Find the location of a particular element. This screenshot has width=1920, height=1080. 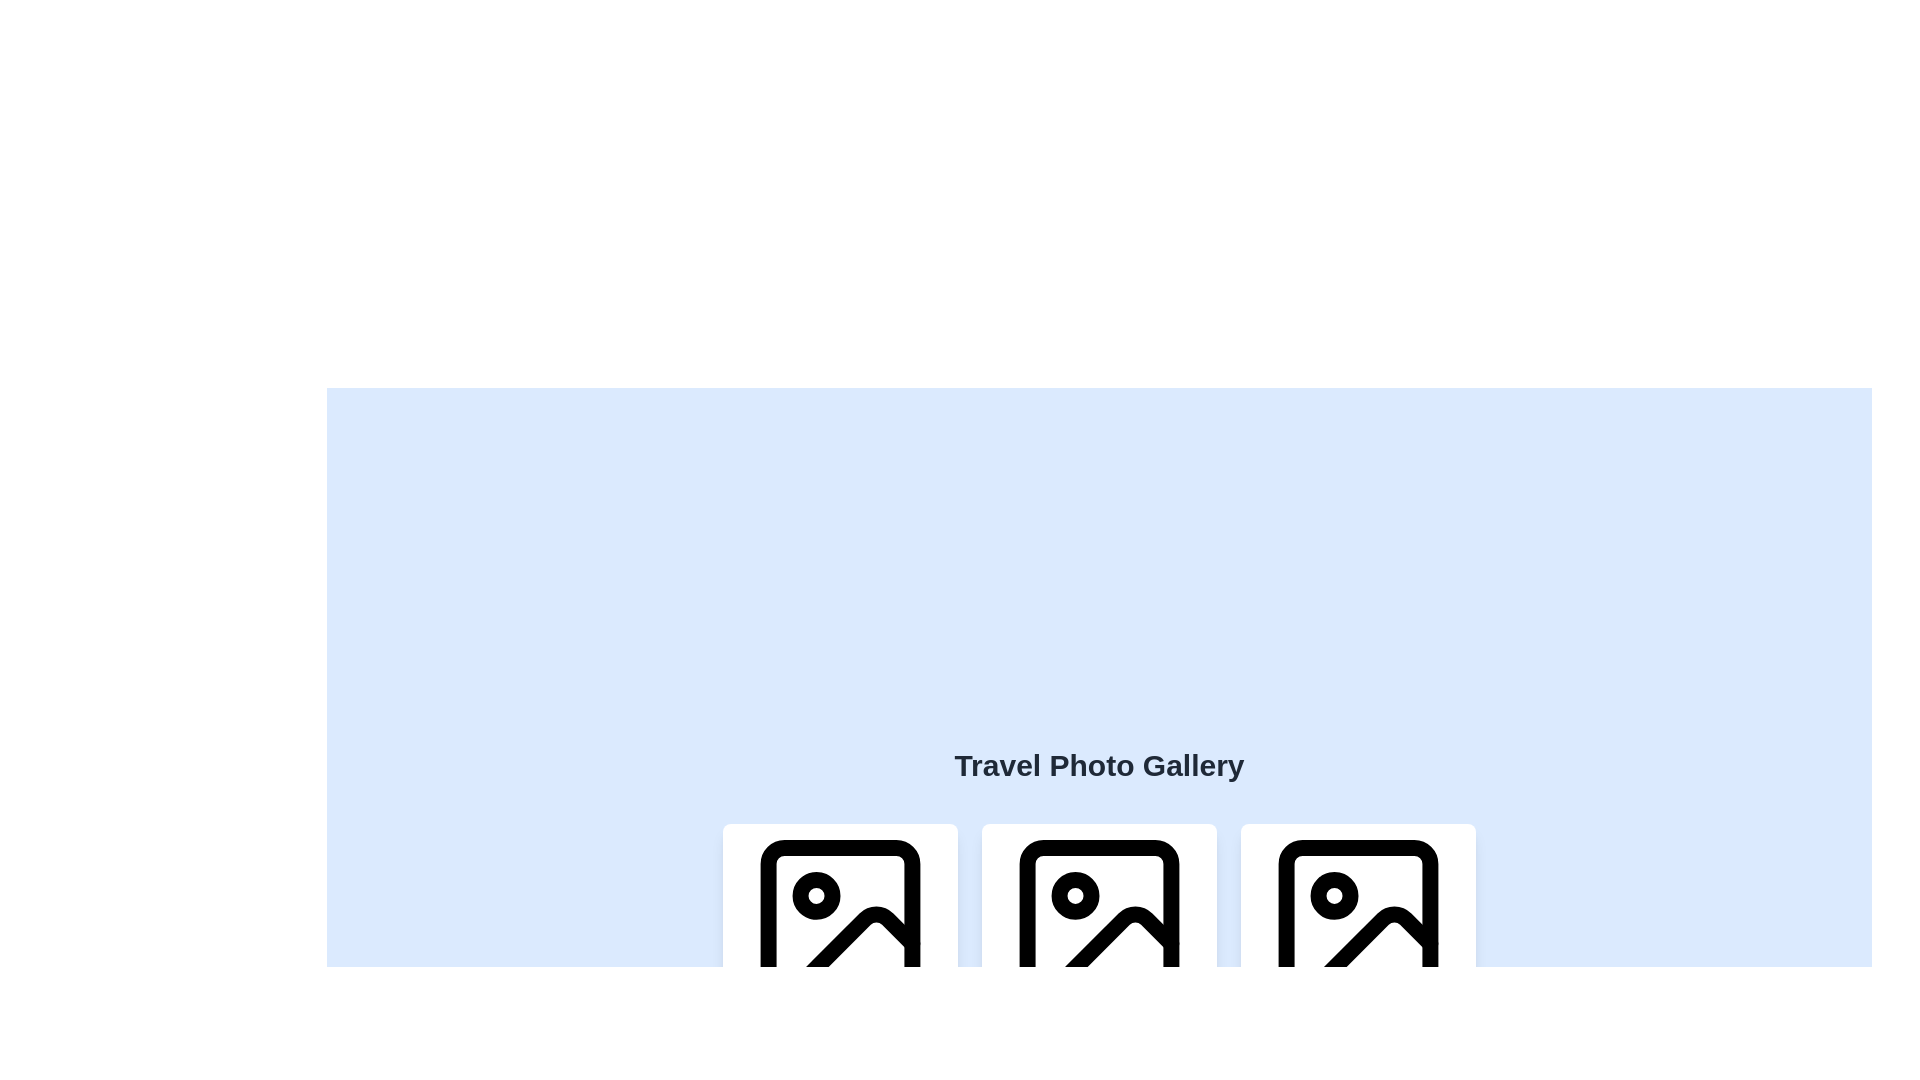

the image display placeholder icon located at the center of the 'Travel Photo Gallery' section is located at coordinates (1098, 920).